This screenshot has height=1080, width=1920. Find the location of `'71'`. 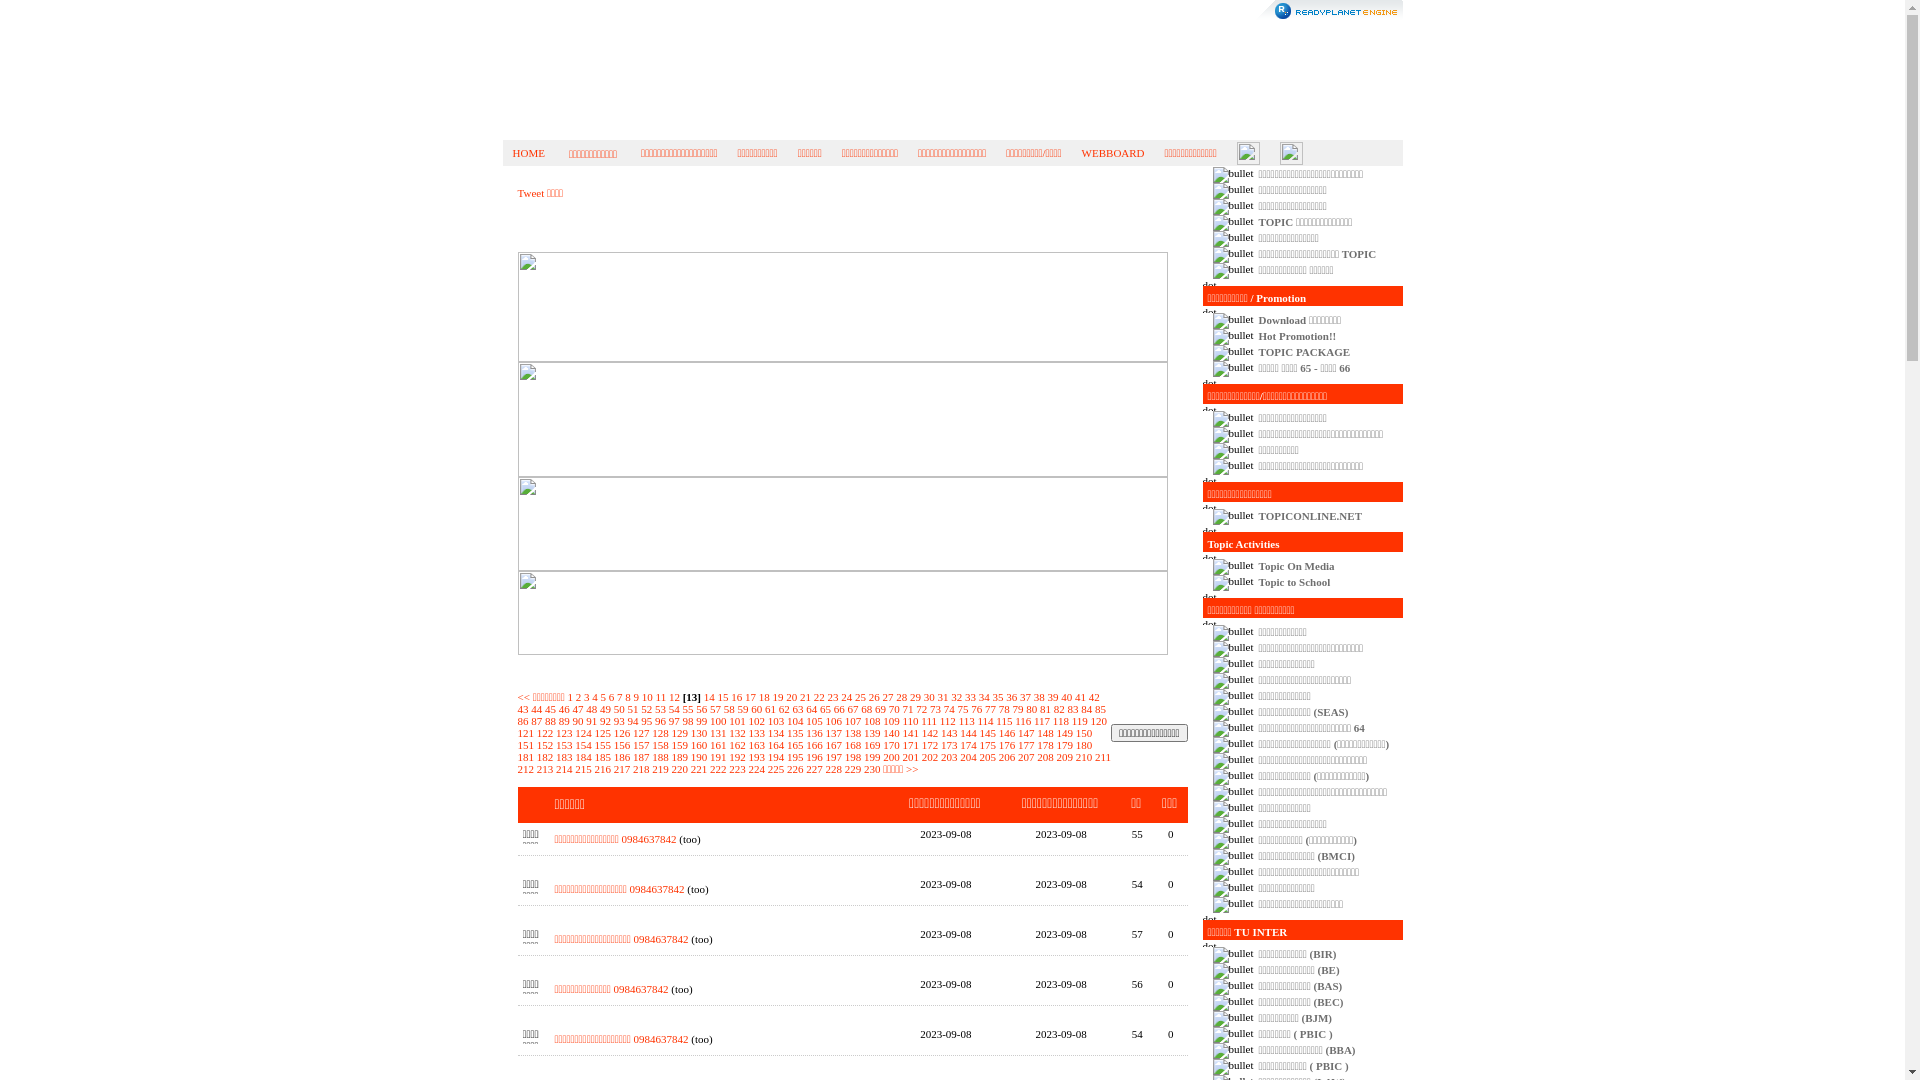

'71' is located at coordinates (906, 708).